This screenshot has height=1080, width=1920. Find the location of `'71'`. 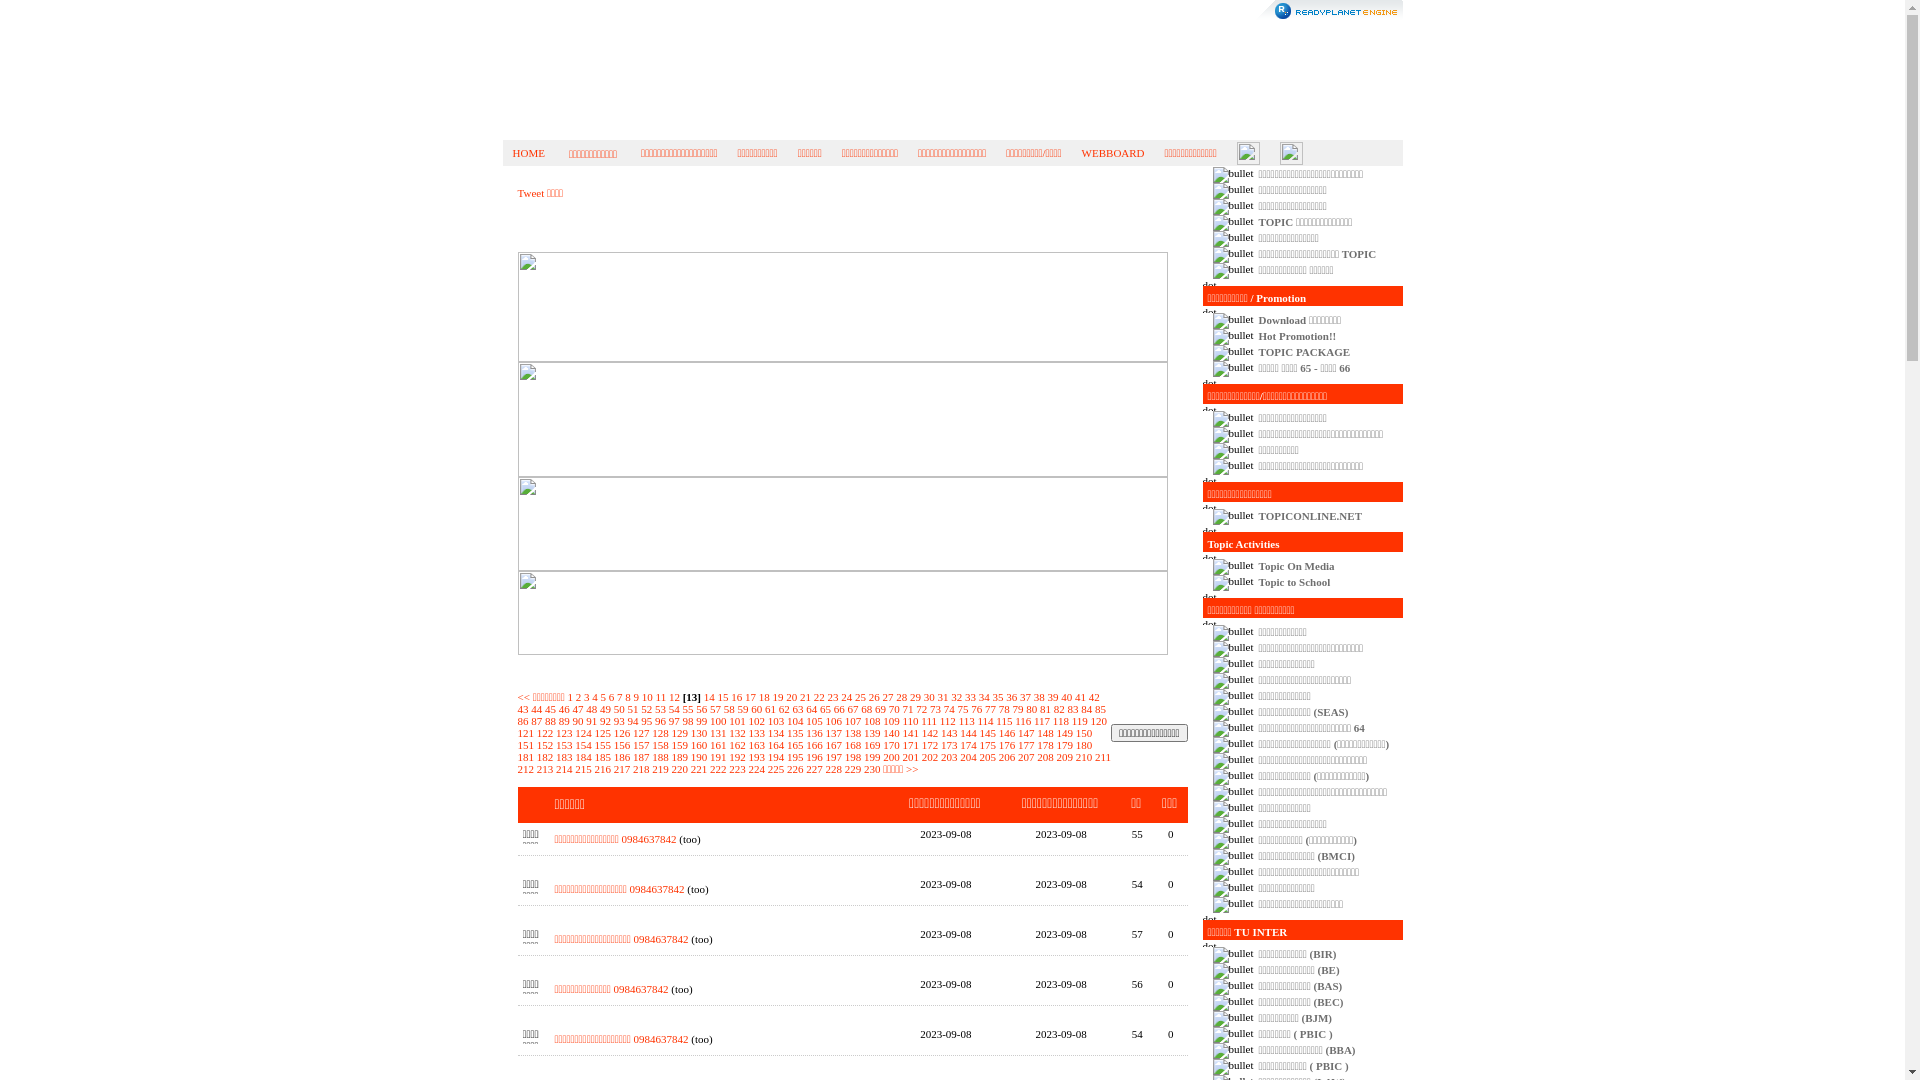

'71' is located at coordinates (906, 708).